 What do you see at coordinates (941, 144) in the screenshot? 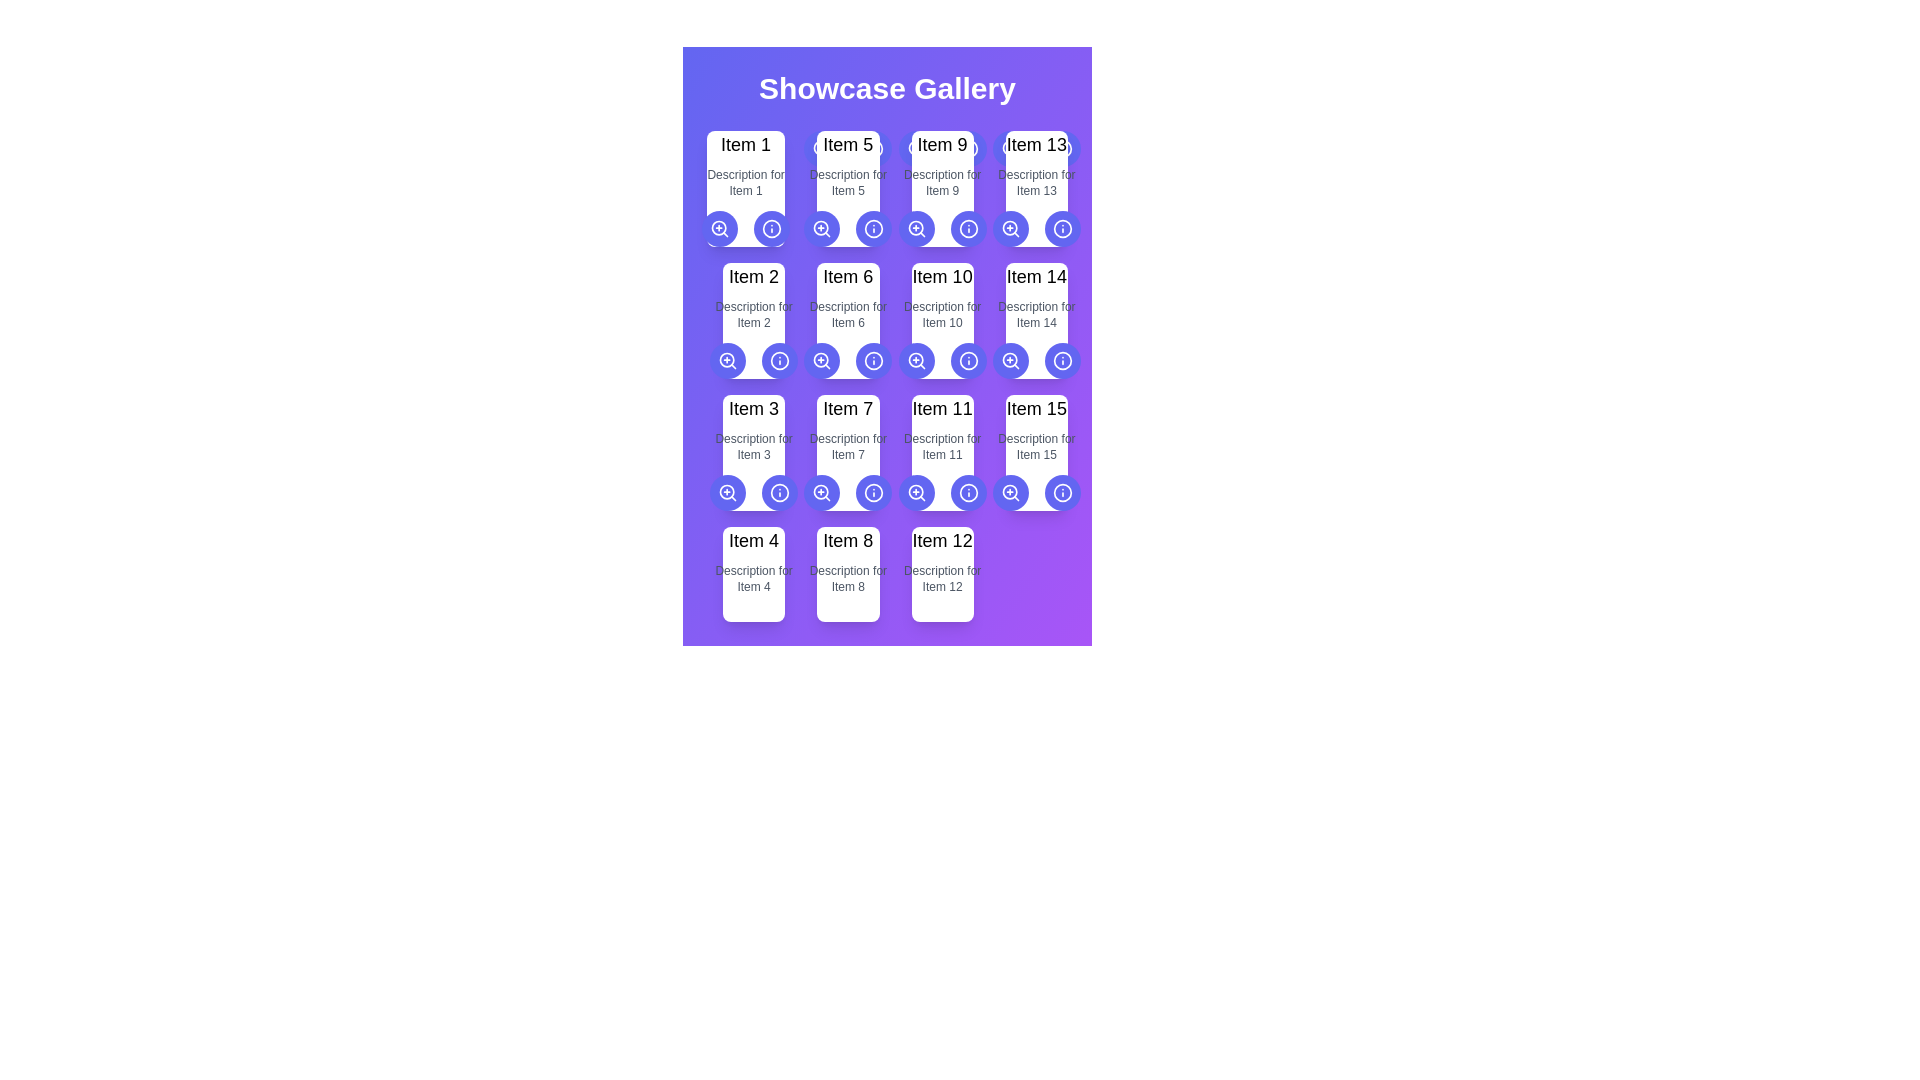
I see `the Text label that serves as the title or header of its corresponding card in the third column and second row of the grid for potential navigation or interaction` at bounding box center [941, 144].